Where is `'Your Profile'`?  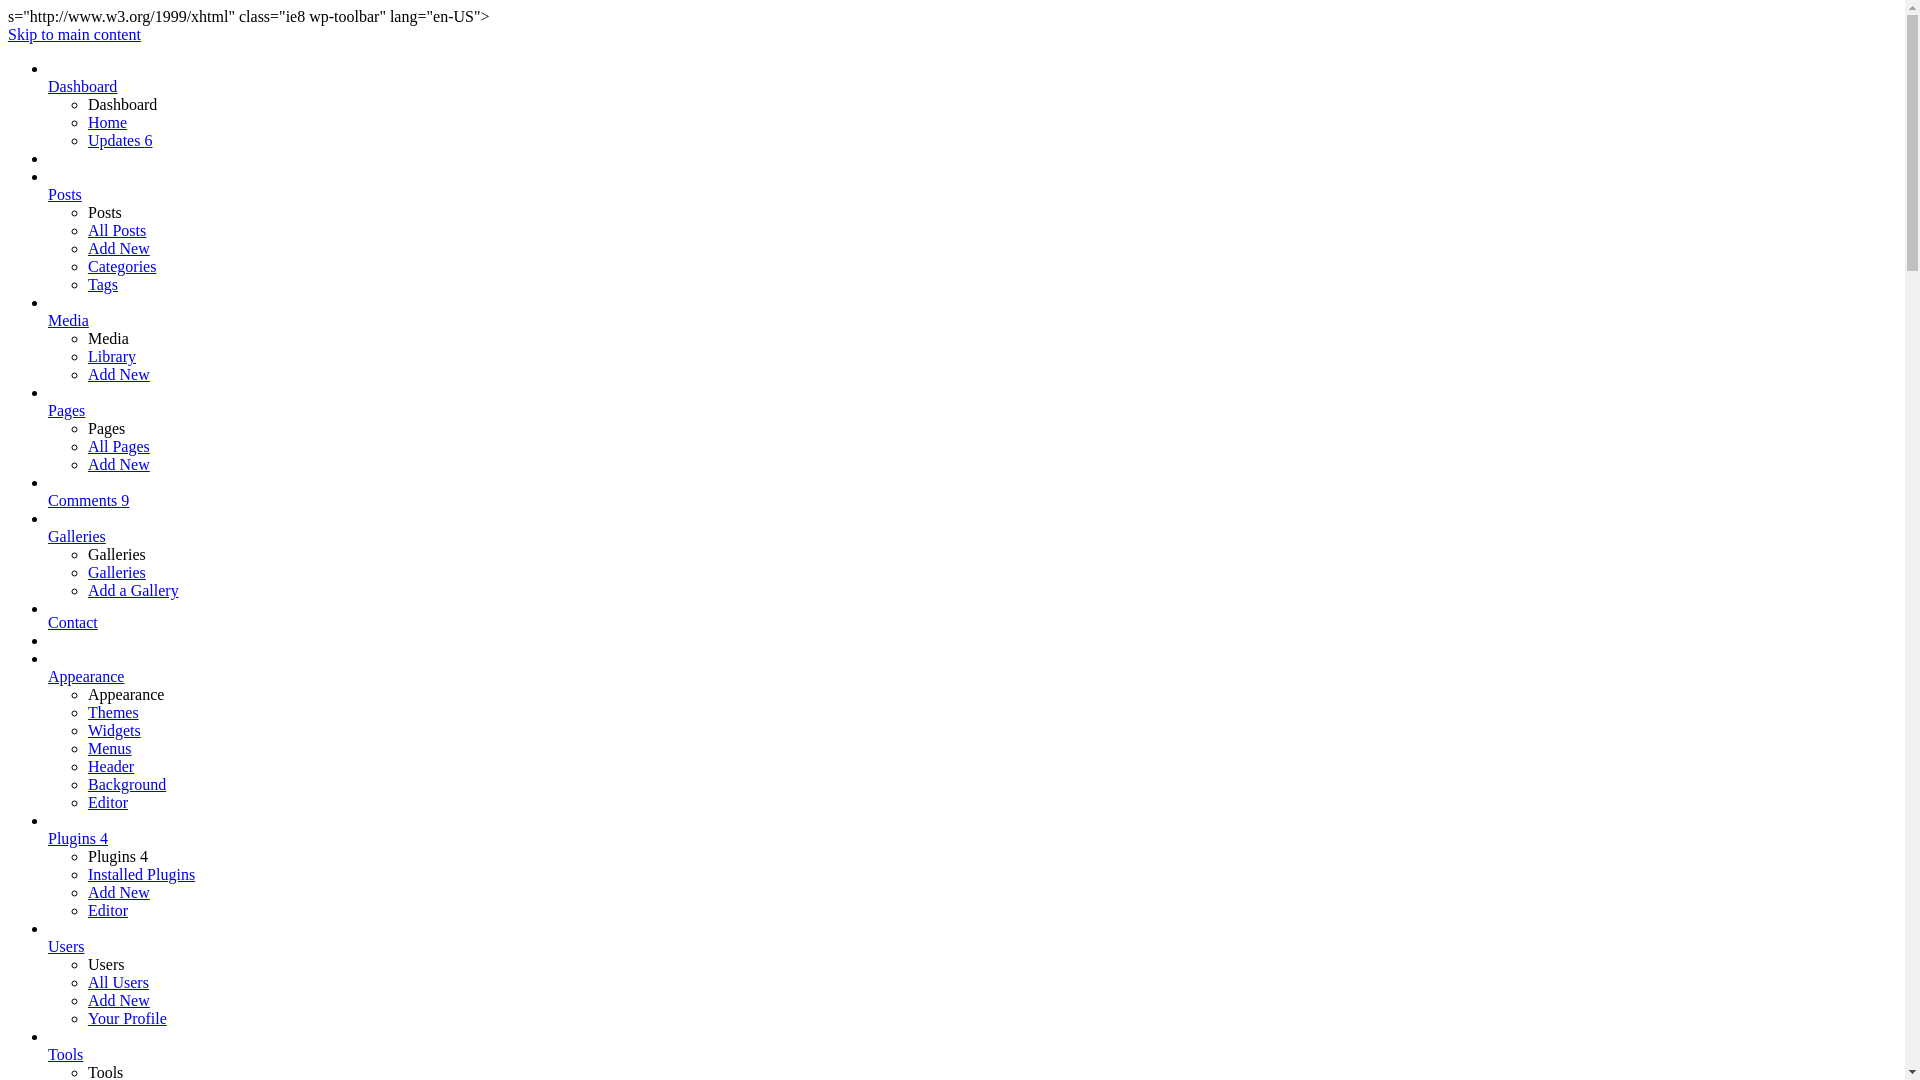 'Your Profile' is located at coordinates (126, 1018).